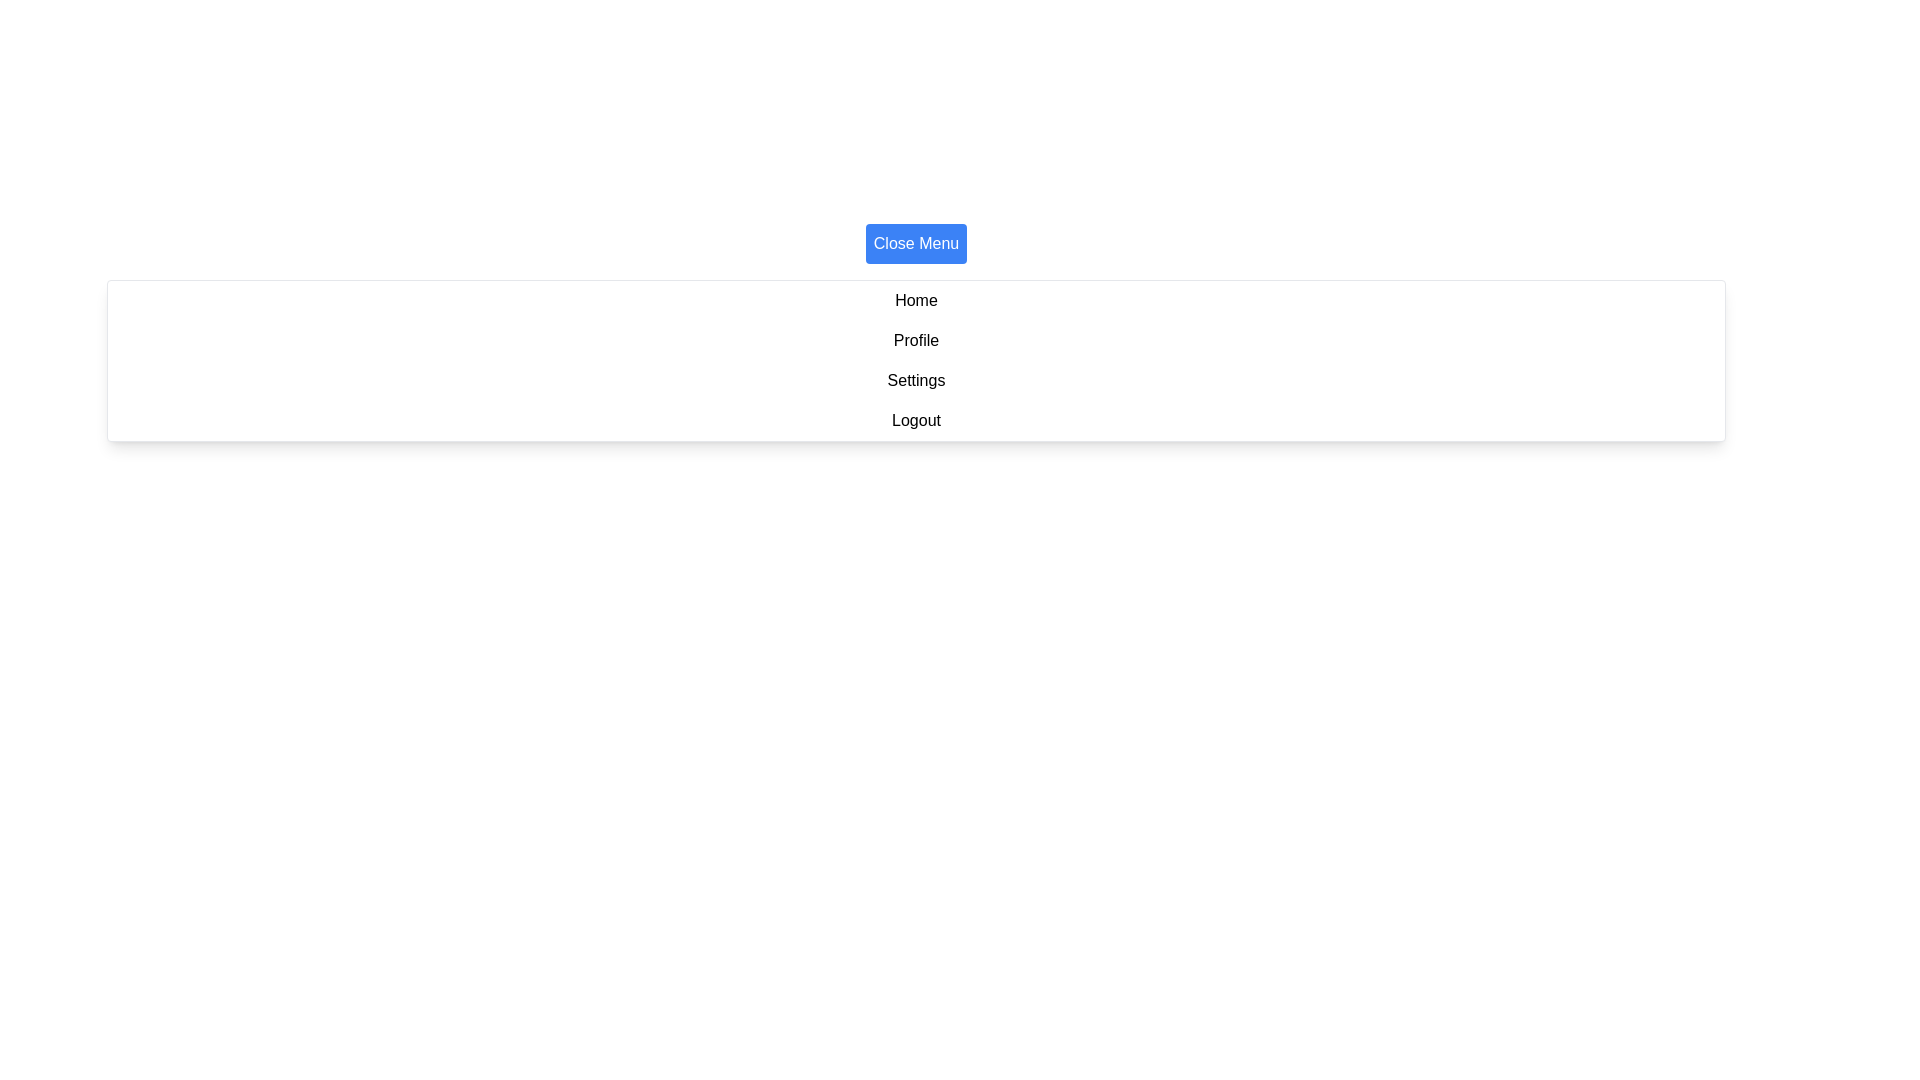 The image size is (1920, 1080). I want to click on the 'Settings' text label, which is the third item in a vertical list, styled with padding and a hover effect that changes its background to blue, so click(915, 381).